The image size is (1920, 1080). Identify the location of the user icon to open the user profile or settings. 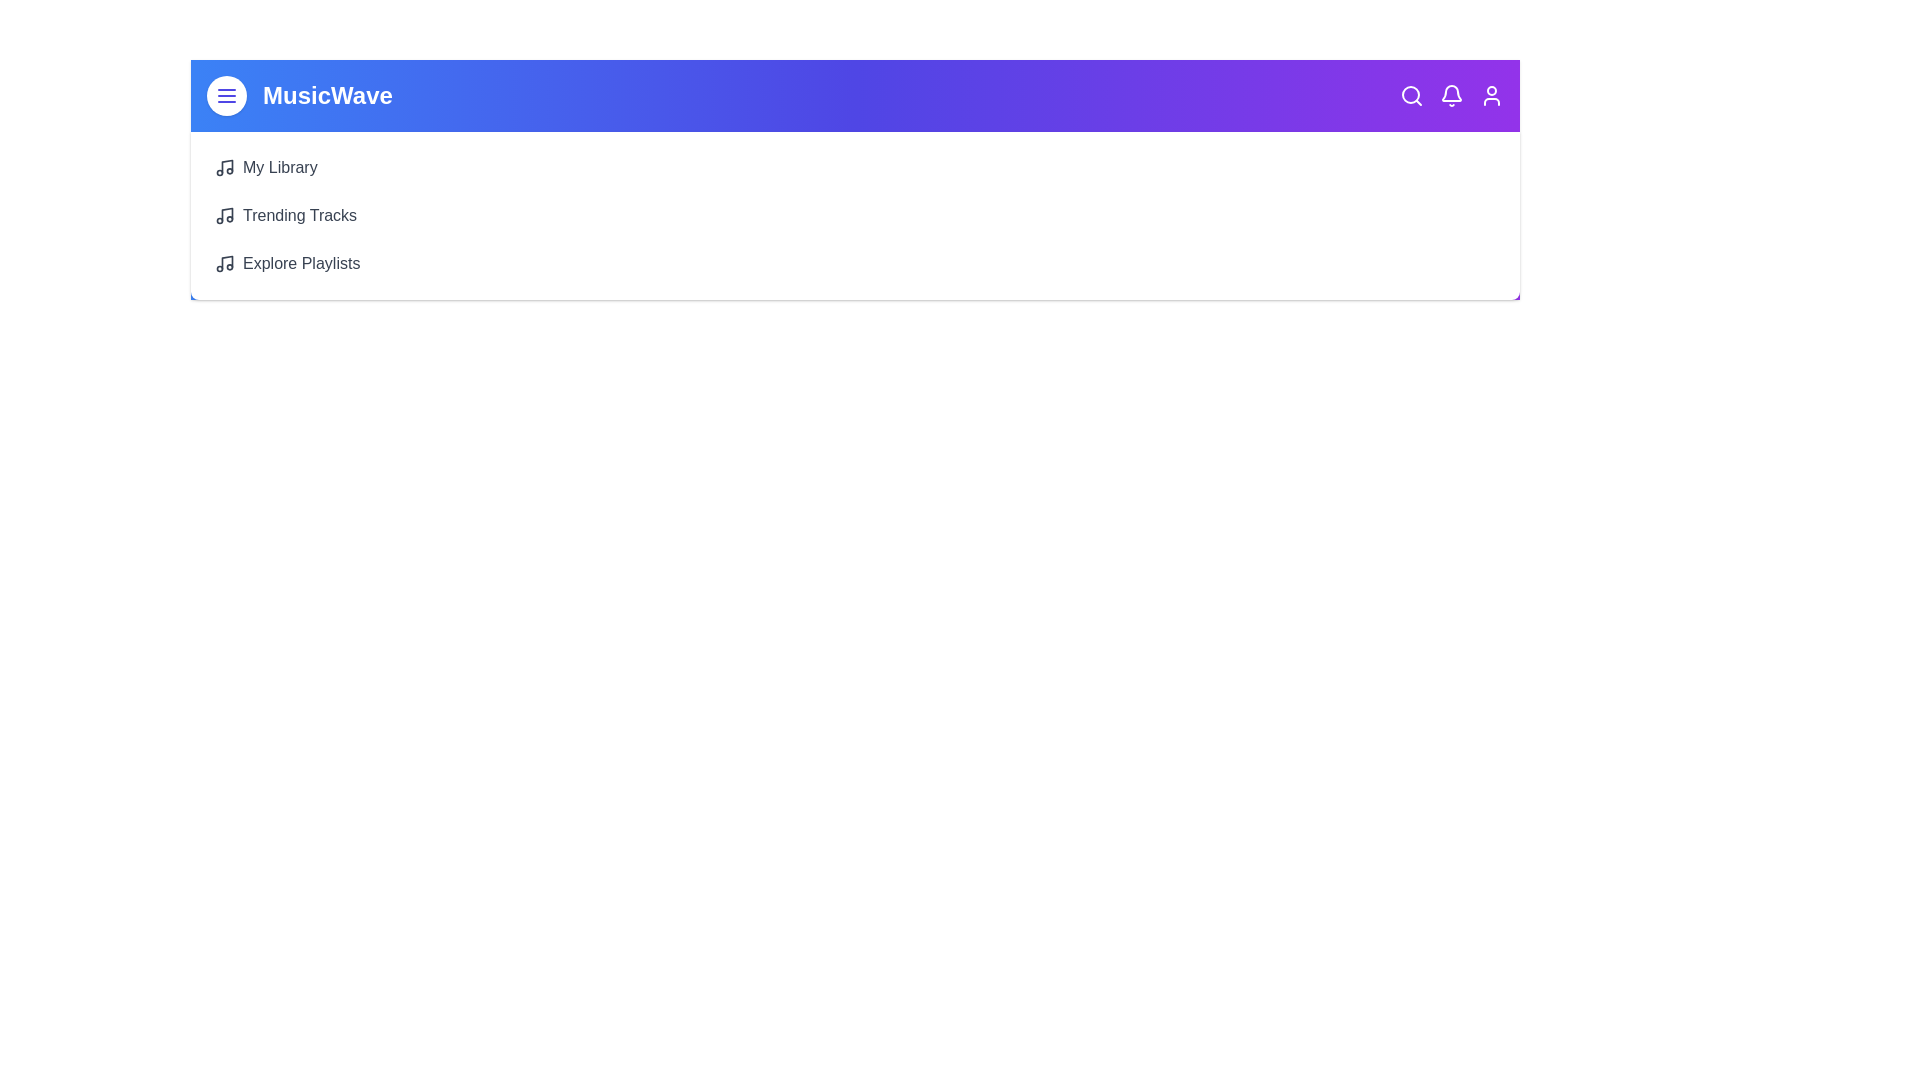
(1492, 96).